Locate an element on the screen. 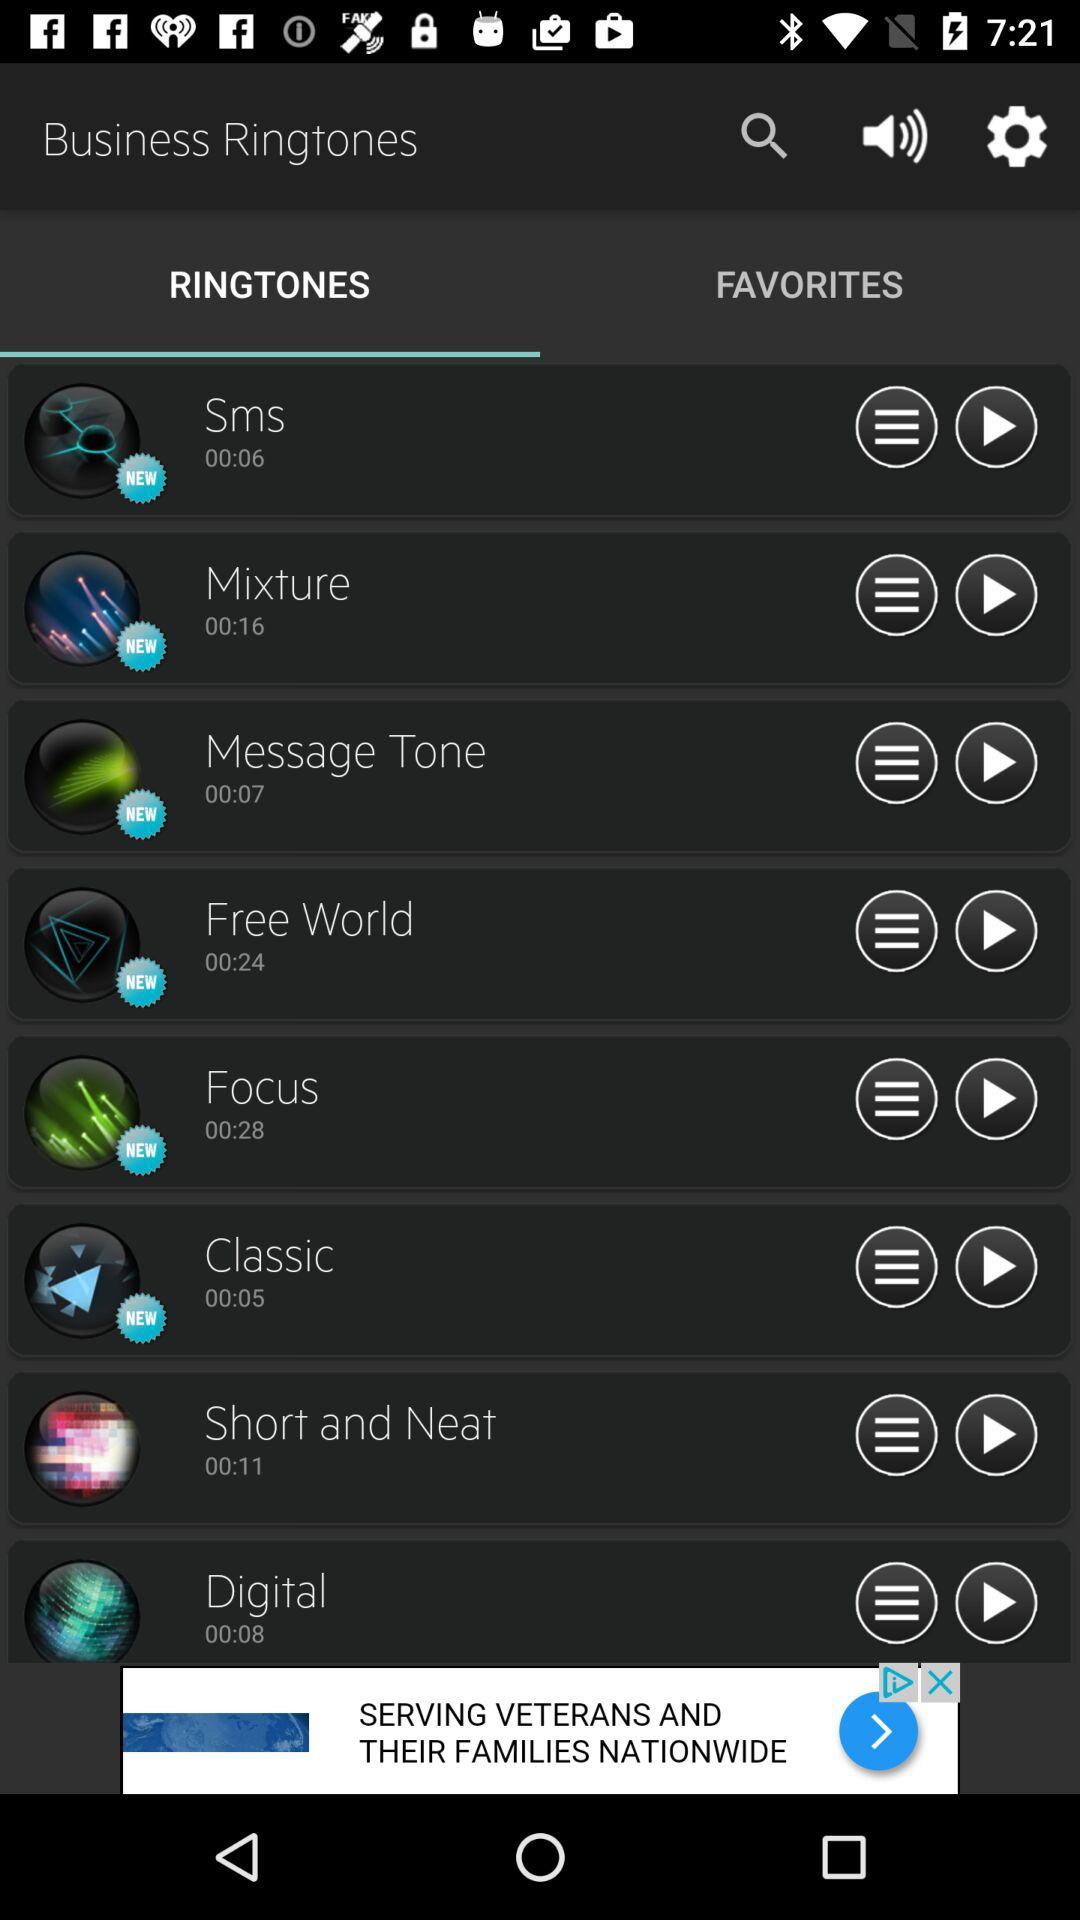 Image resolution: width=1080 pixels, height=1920 pixels. click arrow button is located at coordinates (995, 427).